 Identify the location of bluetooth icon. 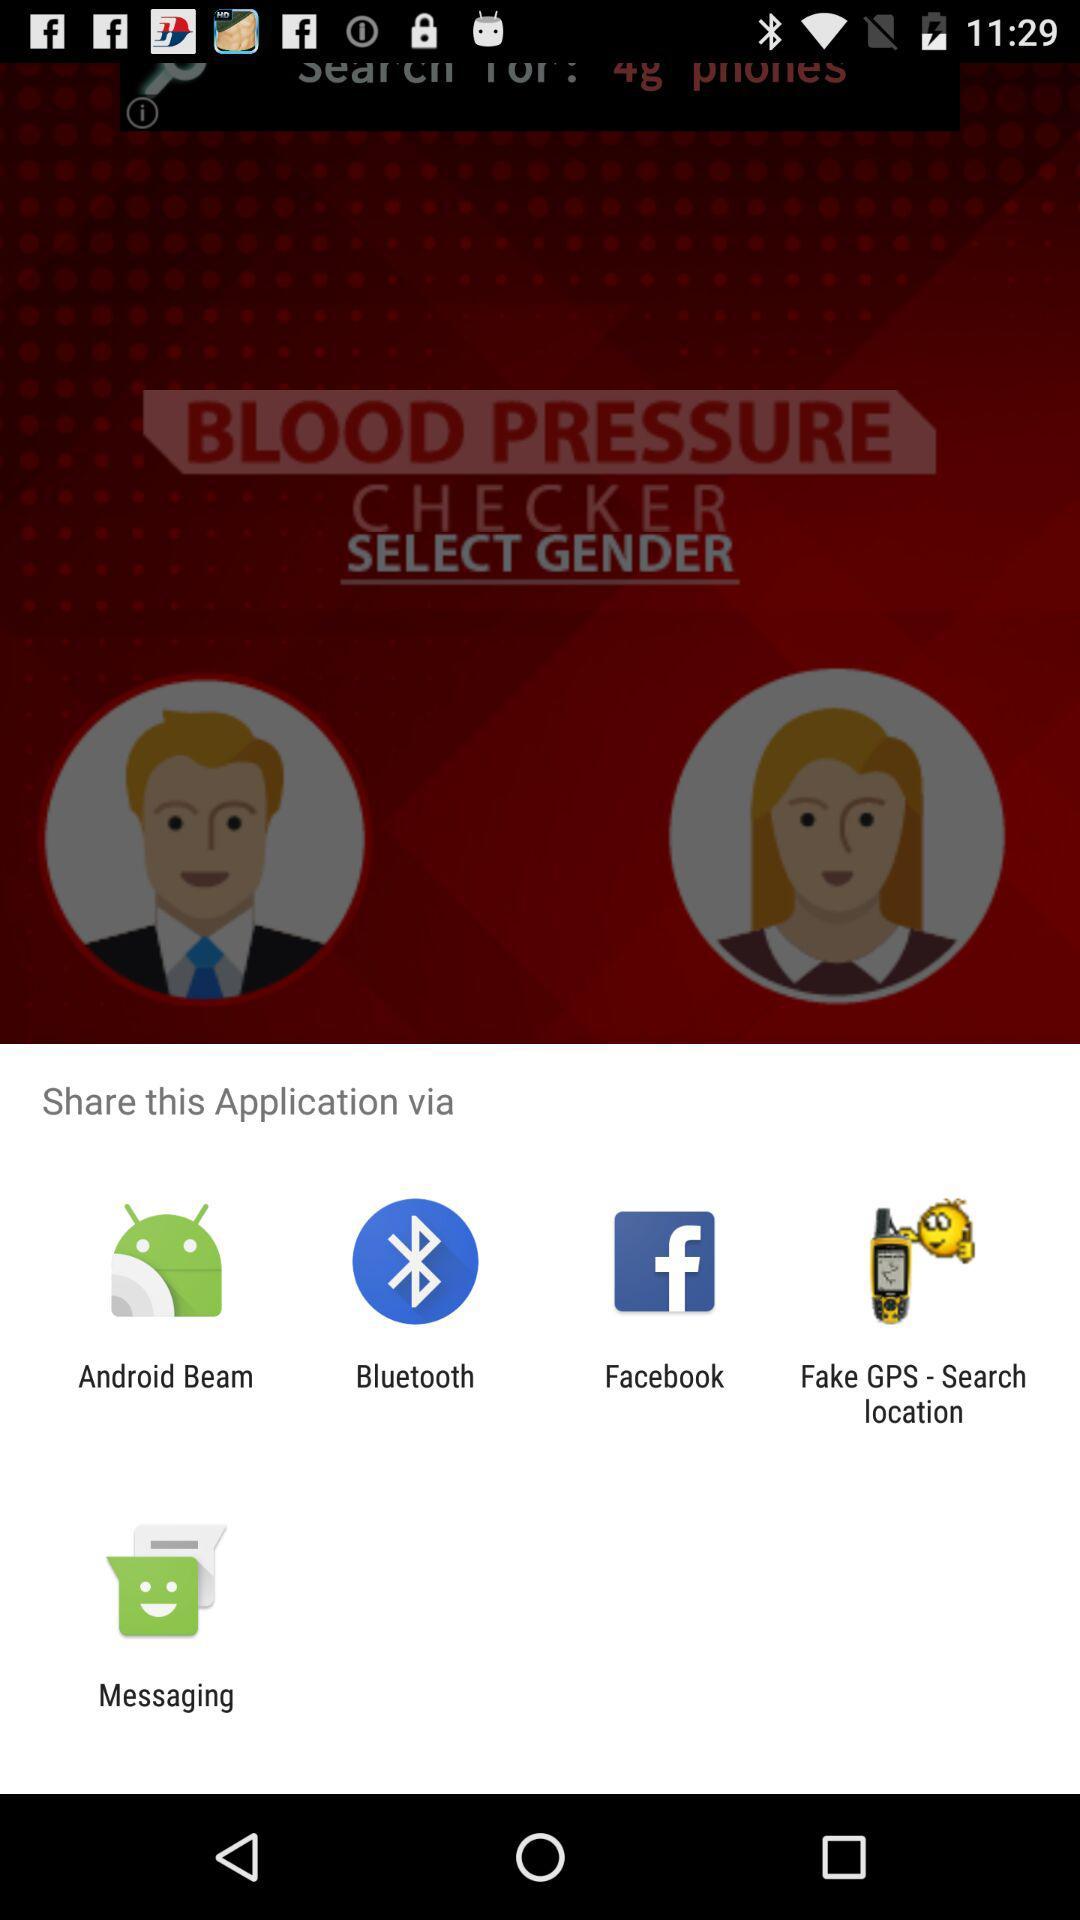
(414, 1392).